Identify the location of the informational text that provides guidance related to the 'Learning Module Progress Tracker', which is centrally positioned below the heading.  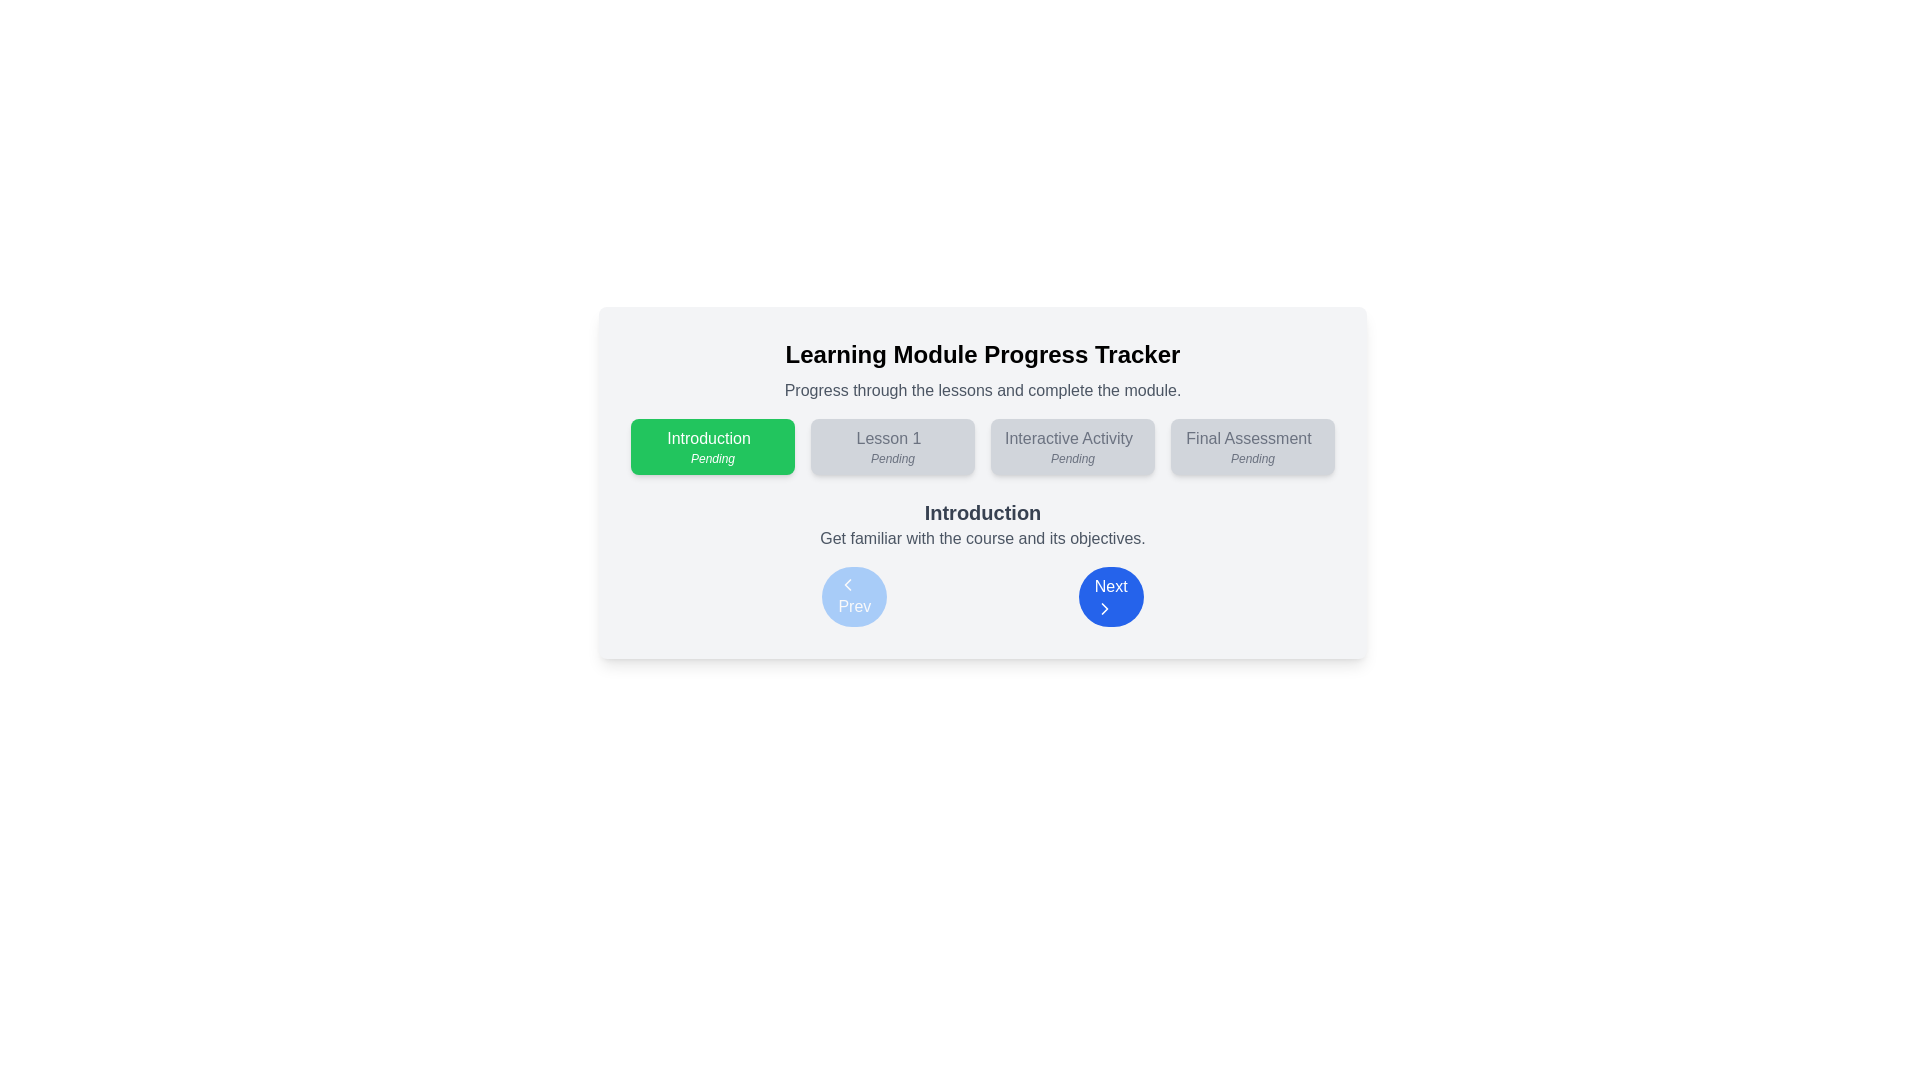
(983, 390).